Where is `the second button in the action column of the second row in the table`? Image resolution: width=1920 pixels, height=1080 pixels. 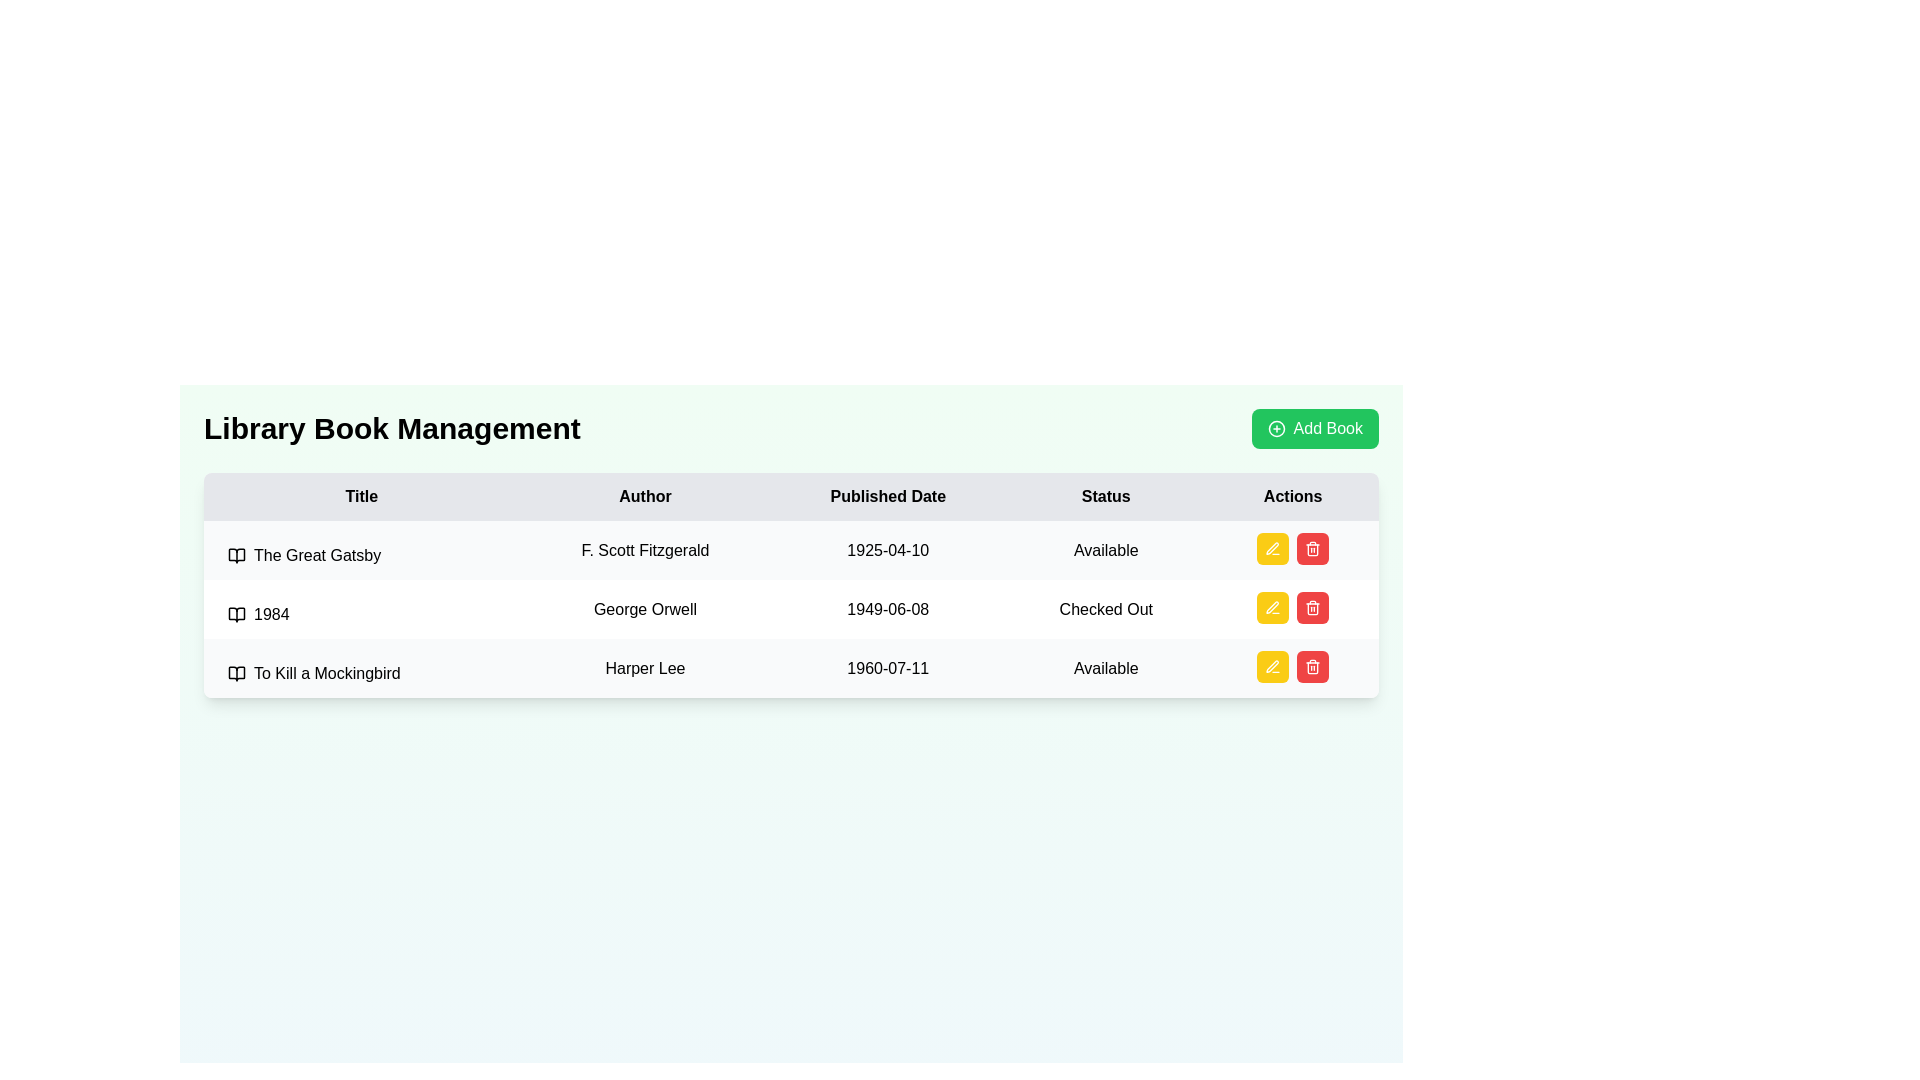
the second button in the action column of the second row in the table is located at coordinates (1272, 607).